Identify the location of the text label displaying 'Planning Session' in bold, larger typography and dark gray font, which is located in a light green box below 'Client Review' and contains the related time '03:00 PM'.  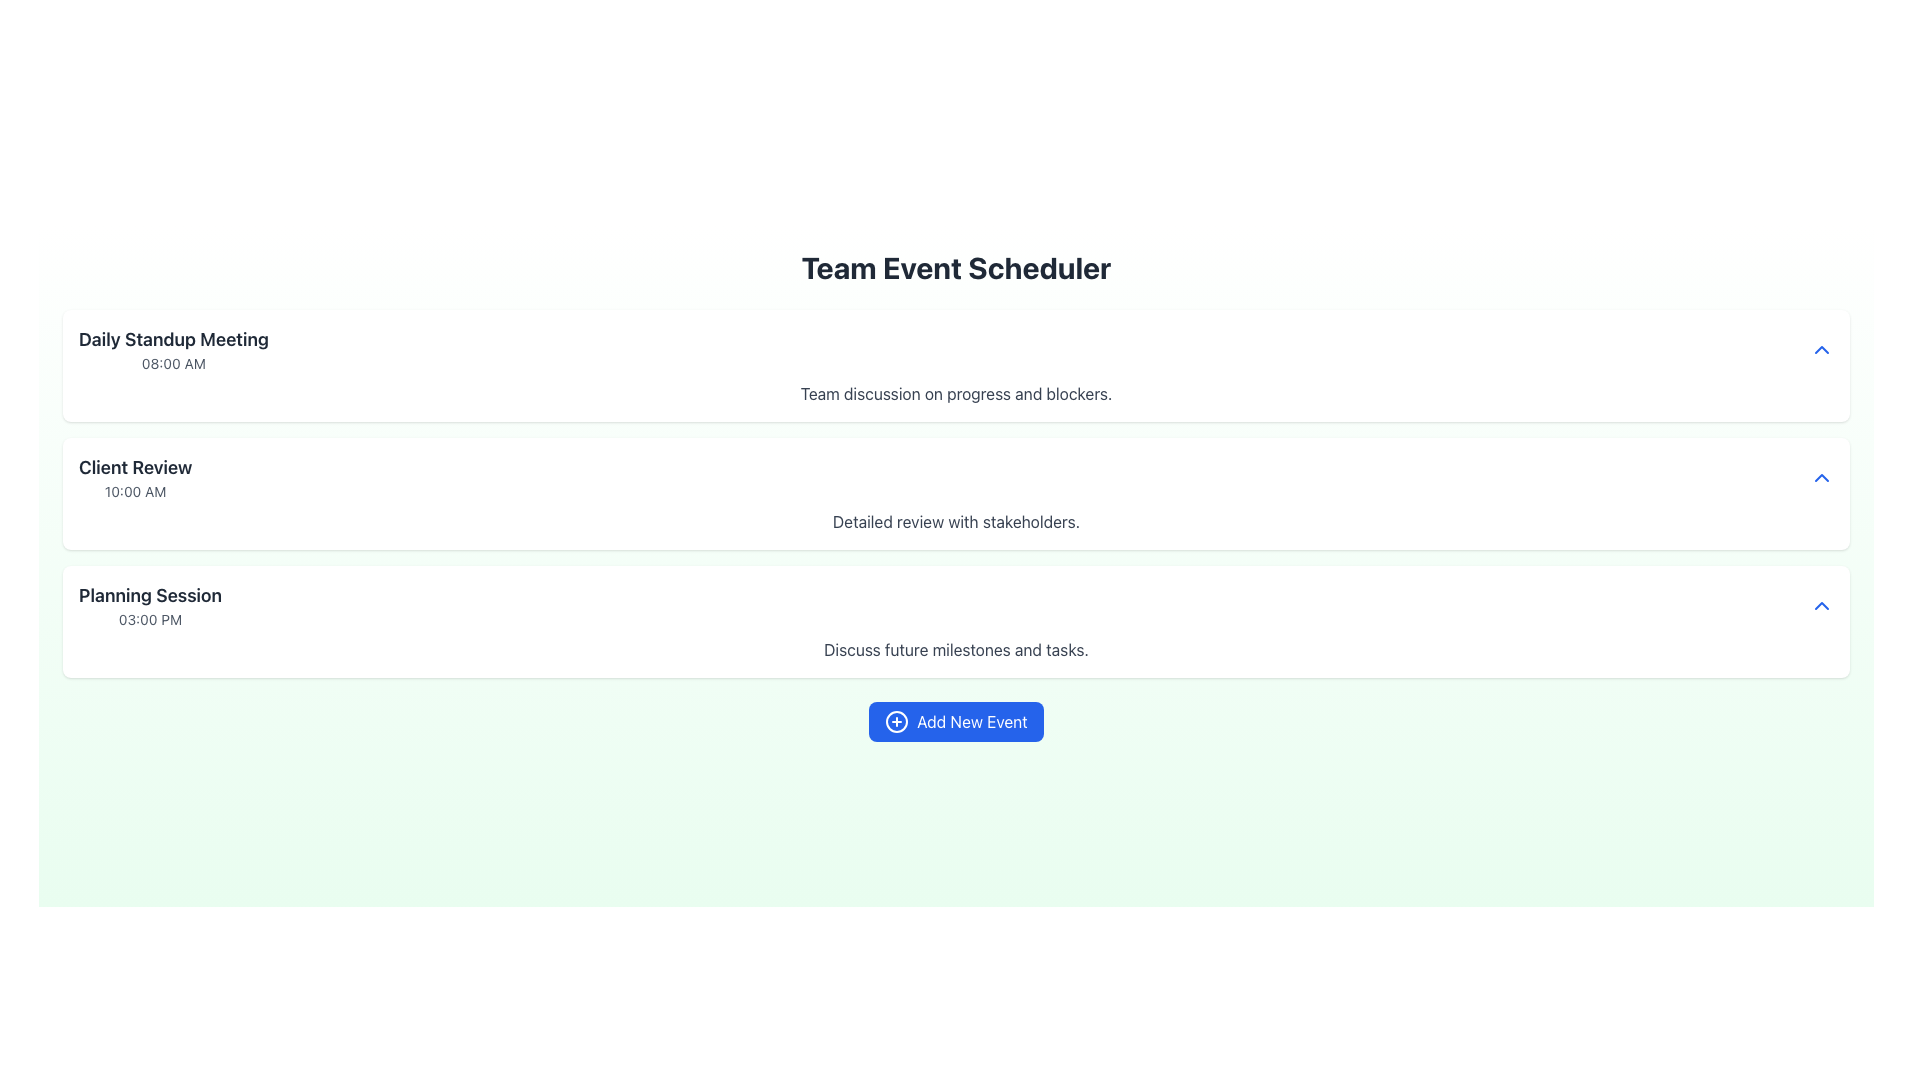
(149, 595).